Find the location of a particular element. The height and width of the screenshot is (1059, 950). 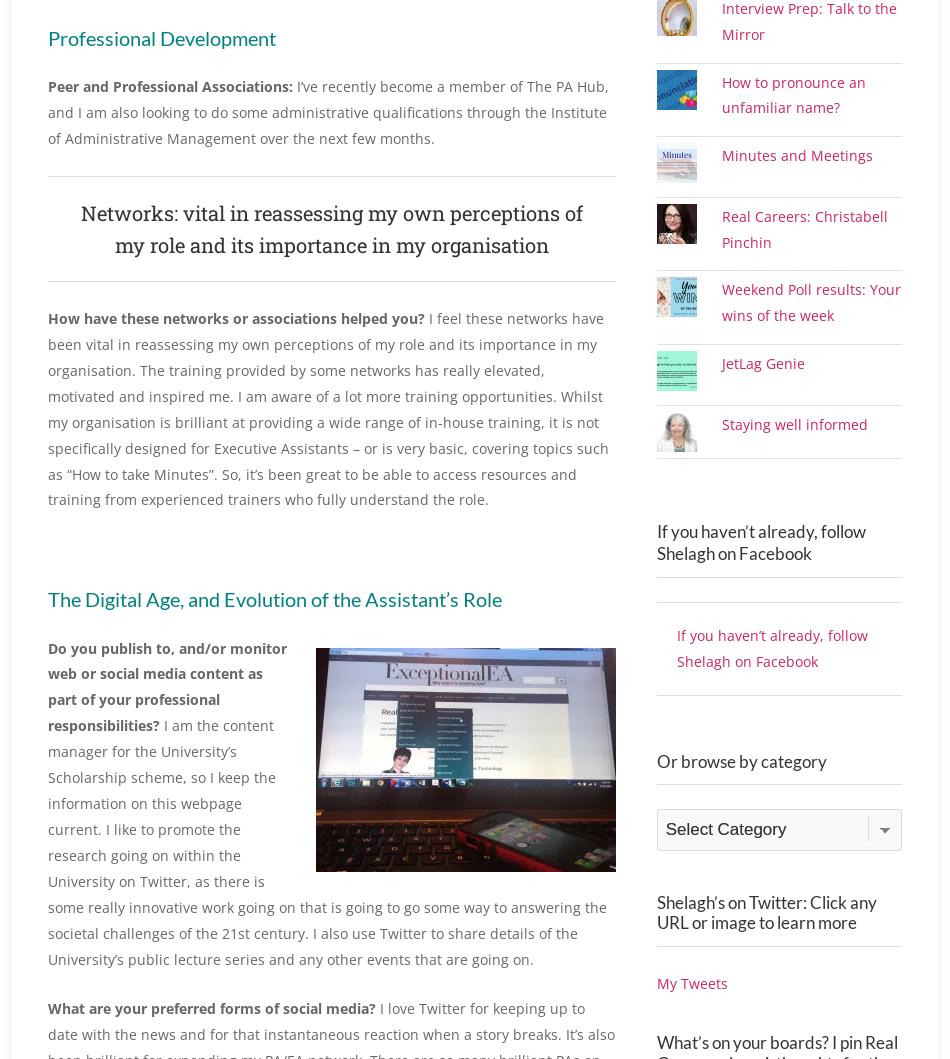

'I feel these networks have been vital in reassessing my own perceptions of my role and its importance in my organisation. The training provided by some networks has really elevated, motivated and inspired me. I am aware of a lot more training opportunities. Whilst my organisation is brilliant at providing a wide range of in-house training, it is not specifically designed for Executive Assistants – or is very basic, covering topics such as “How to take Minutes”. So, it’s been great to be able to access resources and training from experienced trainers who fully understand the role.' is located at coordinates (327, 407).